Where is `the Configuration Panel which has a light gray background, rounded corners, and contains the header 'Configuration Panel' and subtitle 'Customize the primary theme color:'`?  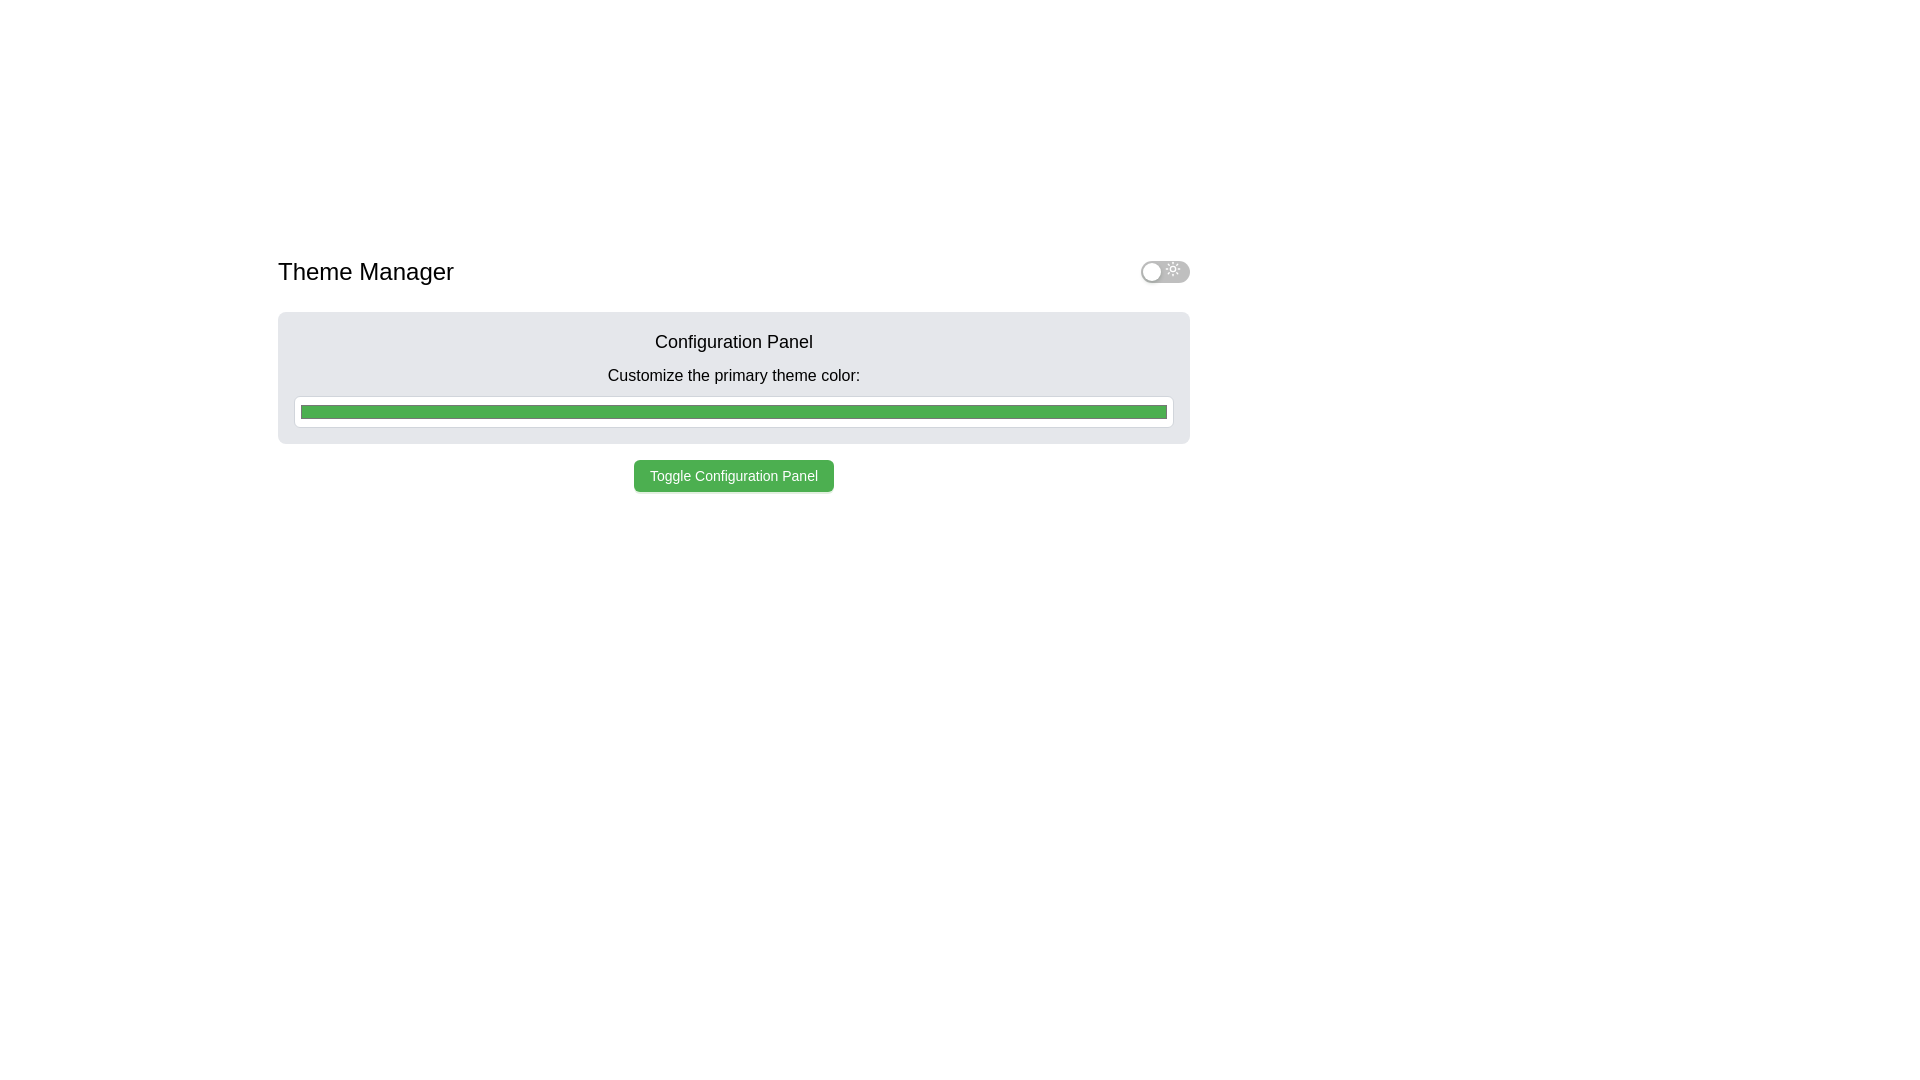 the Configuration Panel which has a light gray background, rounded corners, and contains the header 'Configuration Panel' and subtitle 'Customize the primary theme color:' is located at coordinates (733, 378).